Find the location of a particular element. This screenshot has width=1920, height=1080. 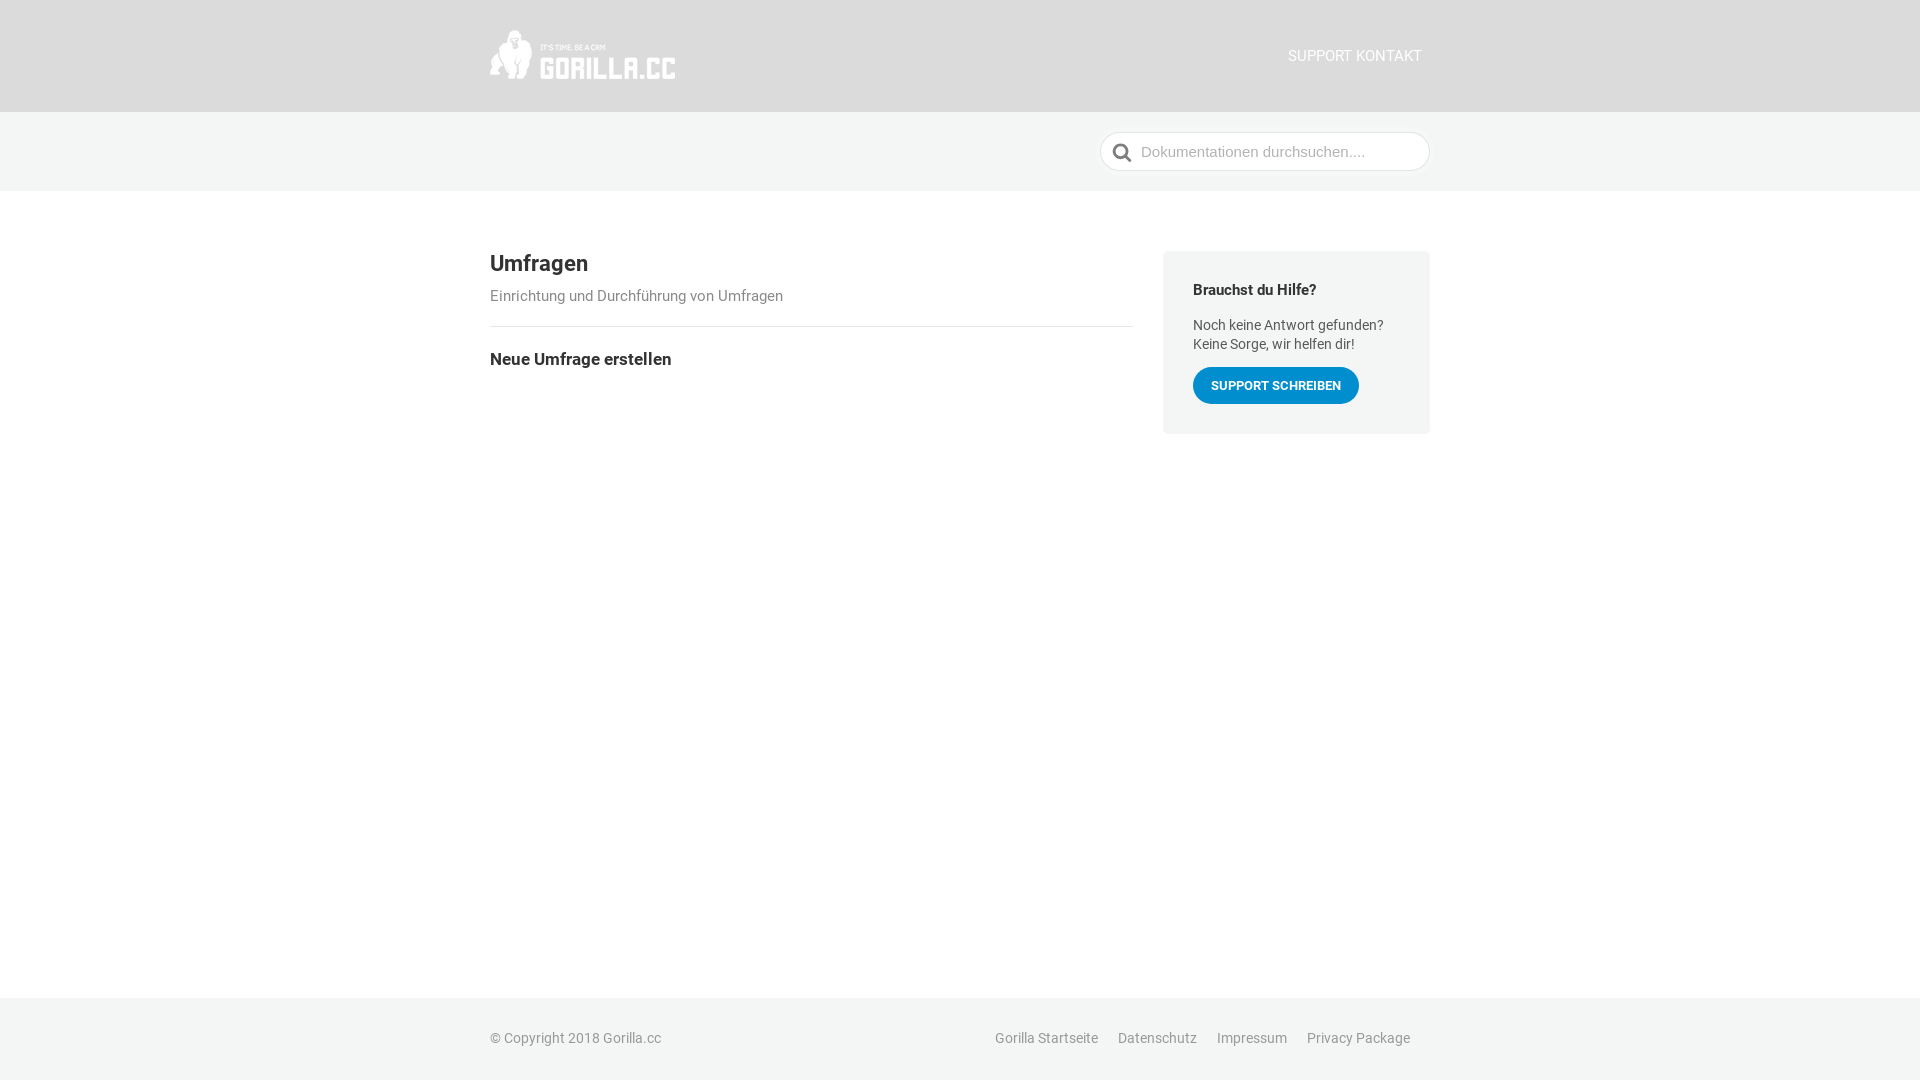

'Impressum' is located at coordinates (1251, 1036).